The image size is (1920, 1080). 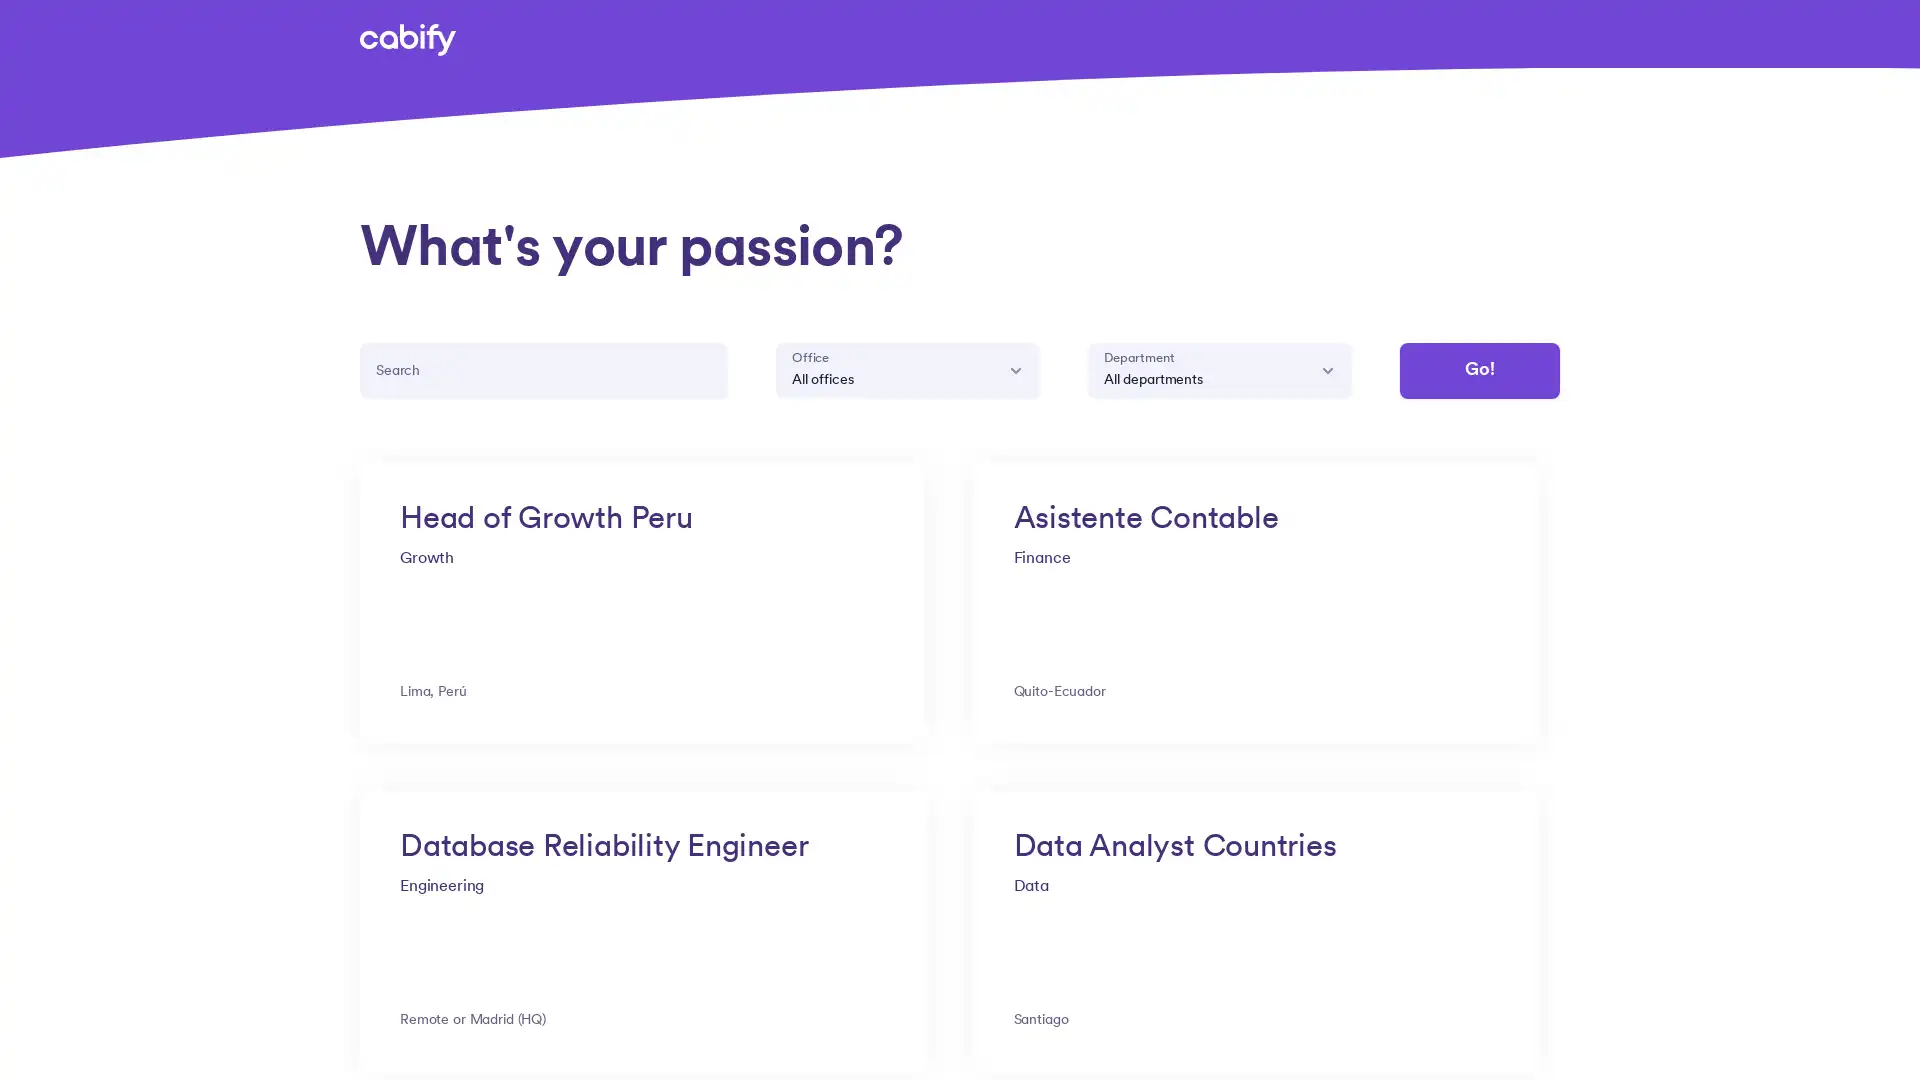 I want to click on Go!, so click(x=1478, y=370).